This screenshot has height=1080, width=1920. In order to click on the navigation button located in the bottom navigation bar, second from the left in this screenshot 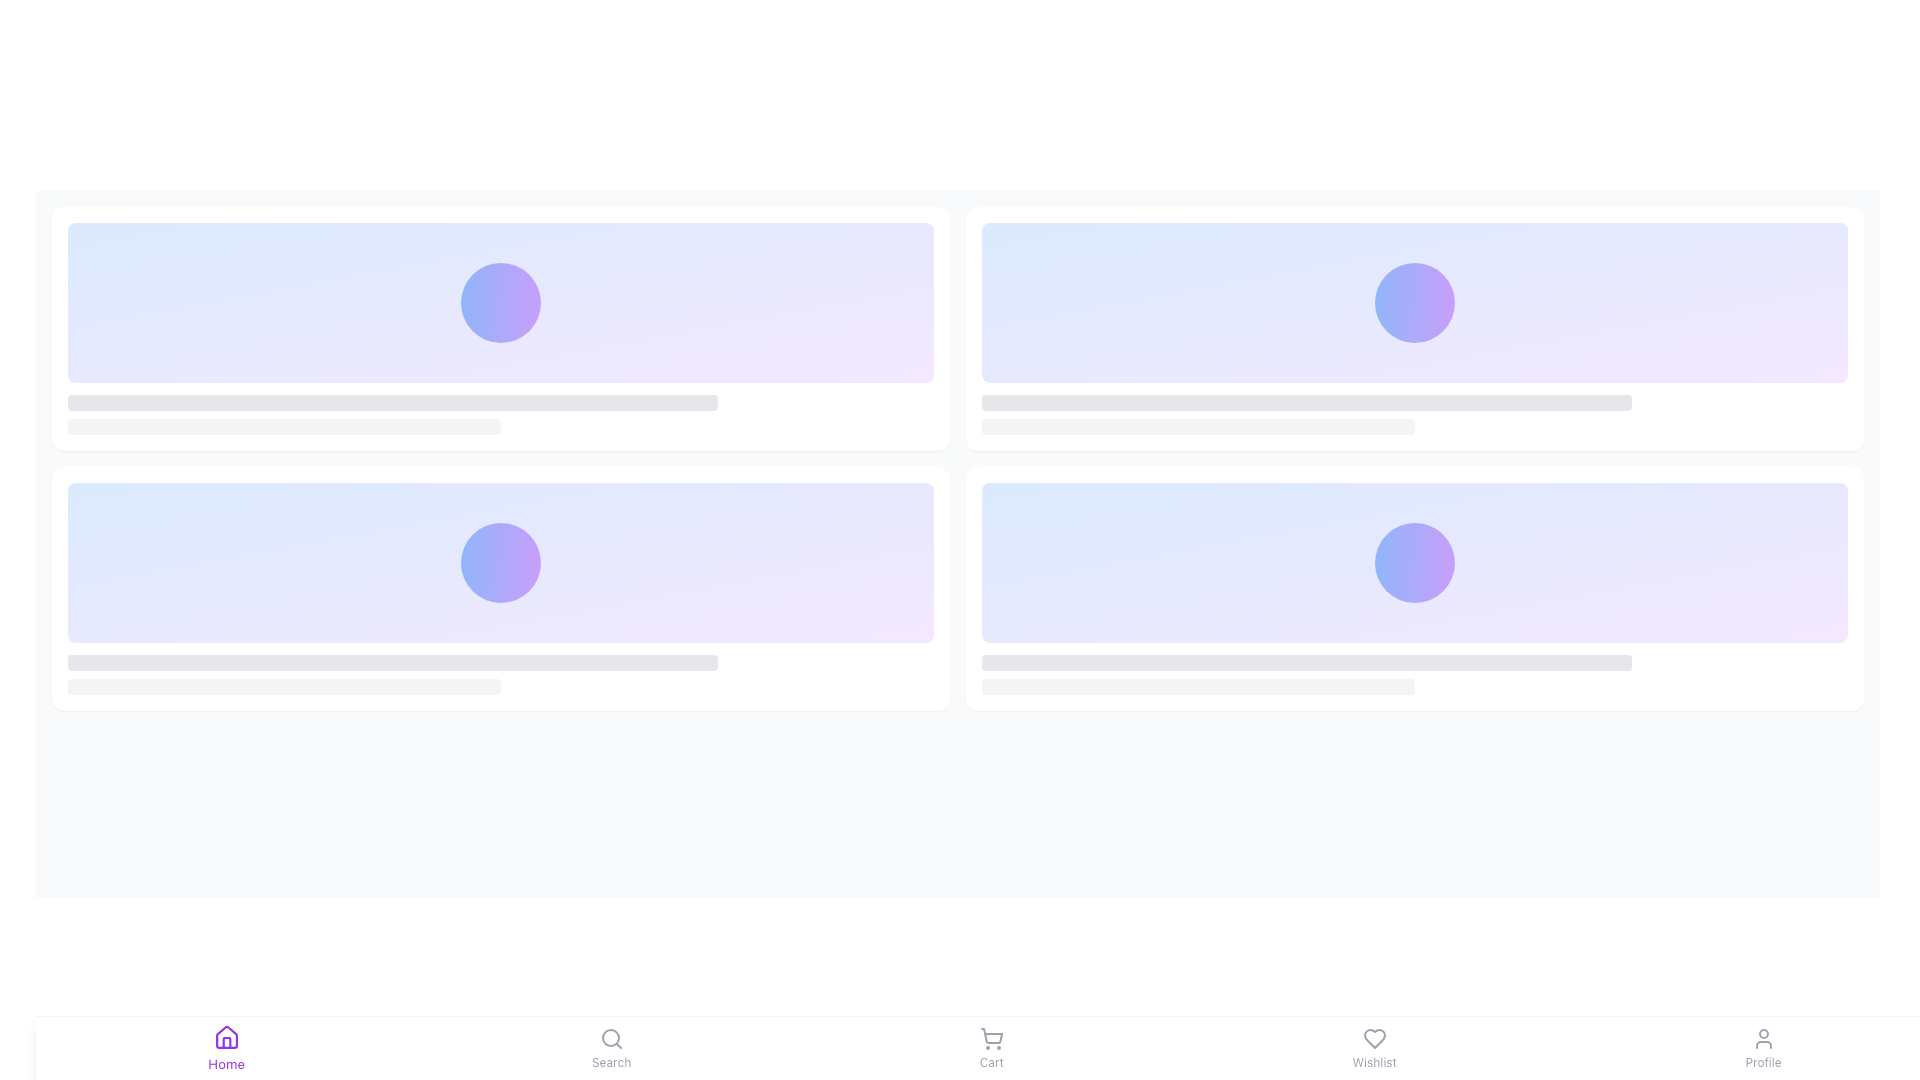, I will do `click(610, 1047)`.